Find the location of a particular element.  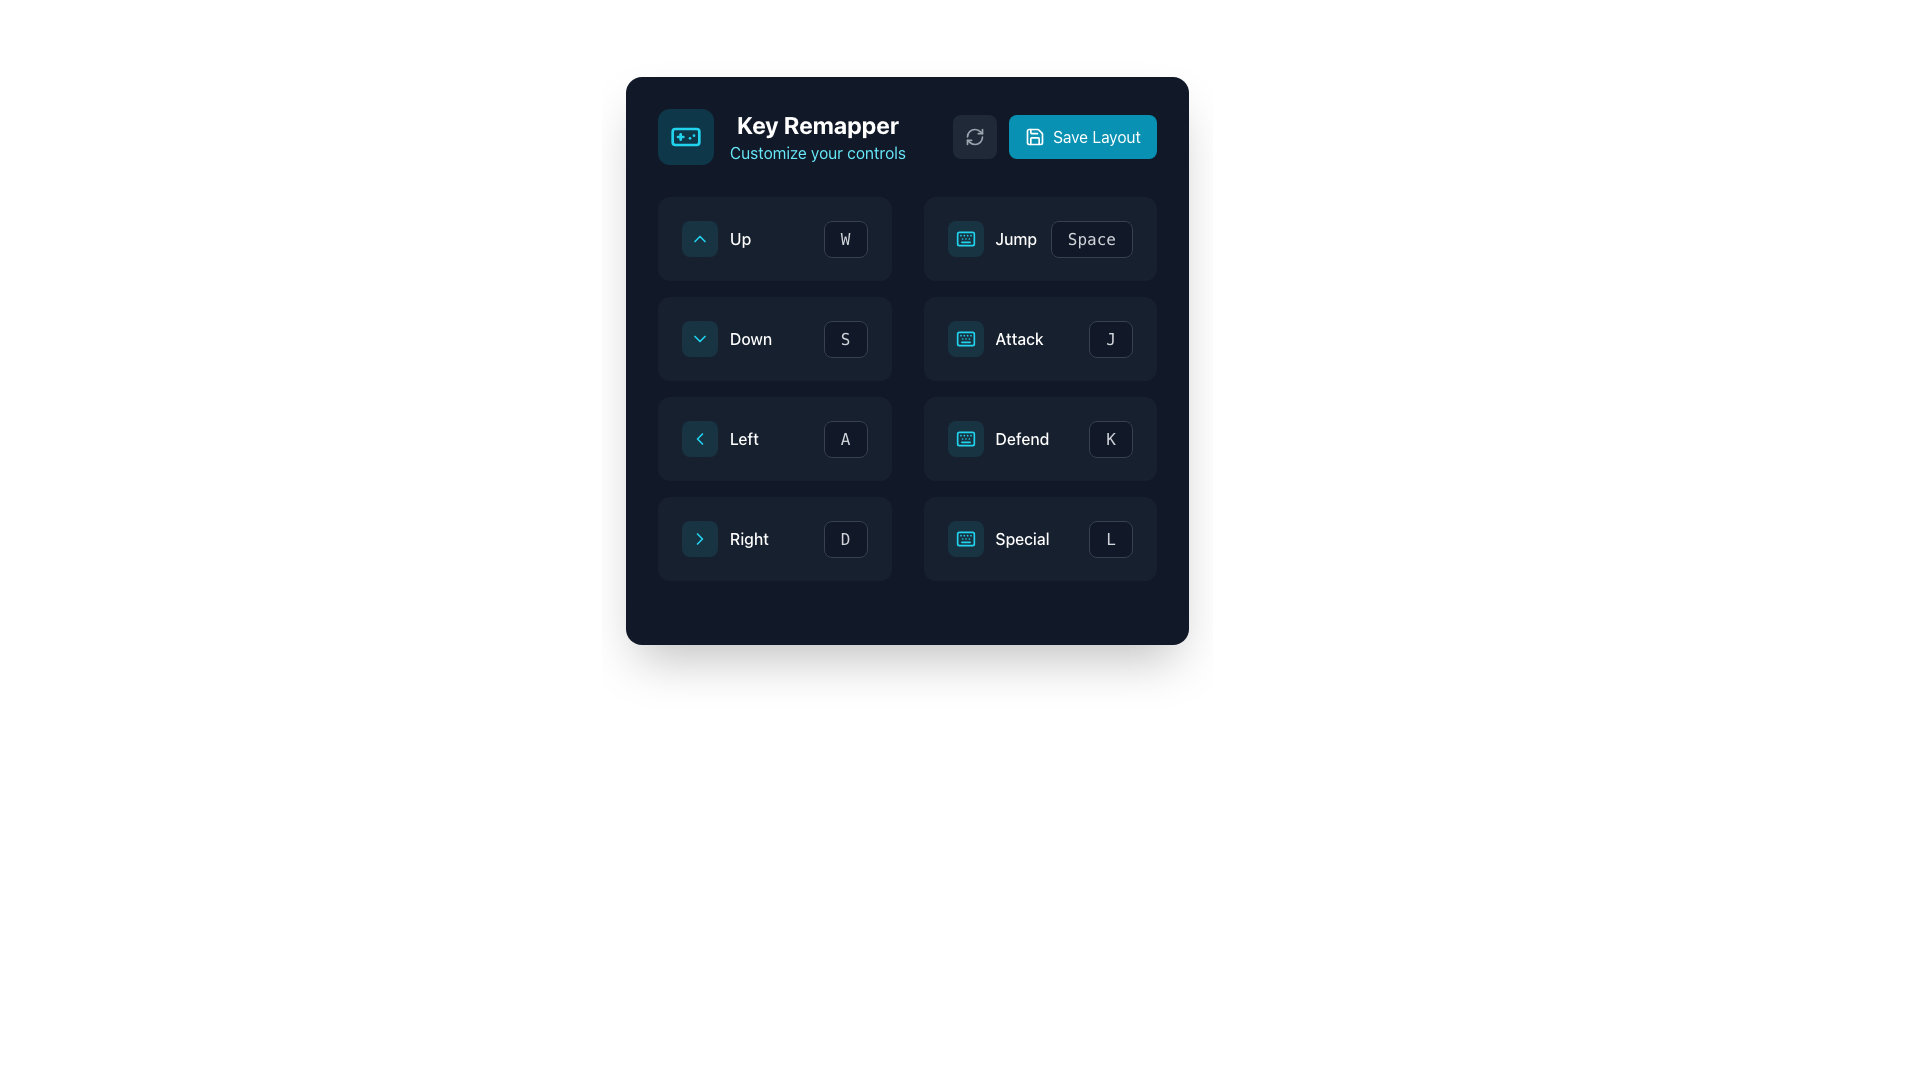

the small rectangular button labeled 'L' is located at coordinates (1109, 538).